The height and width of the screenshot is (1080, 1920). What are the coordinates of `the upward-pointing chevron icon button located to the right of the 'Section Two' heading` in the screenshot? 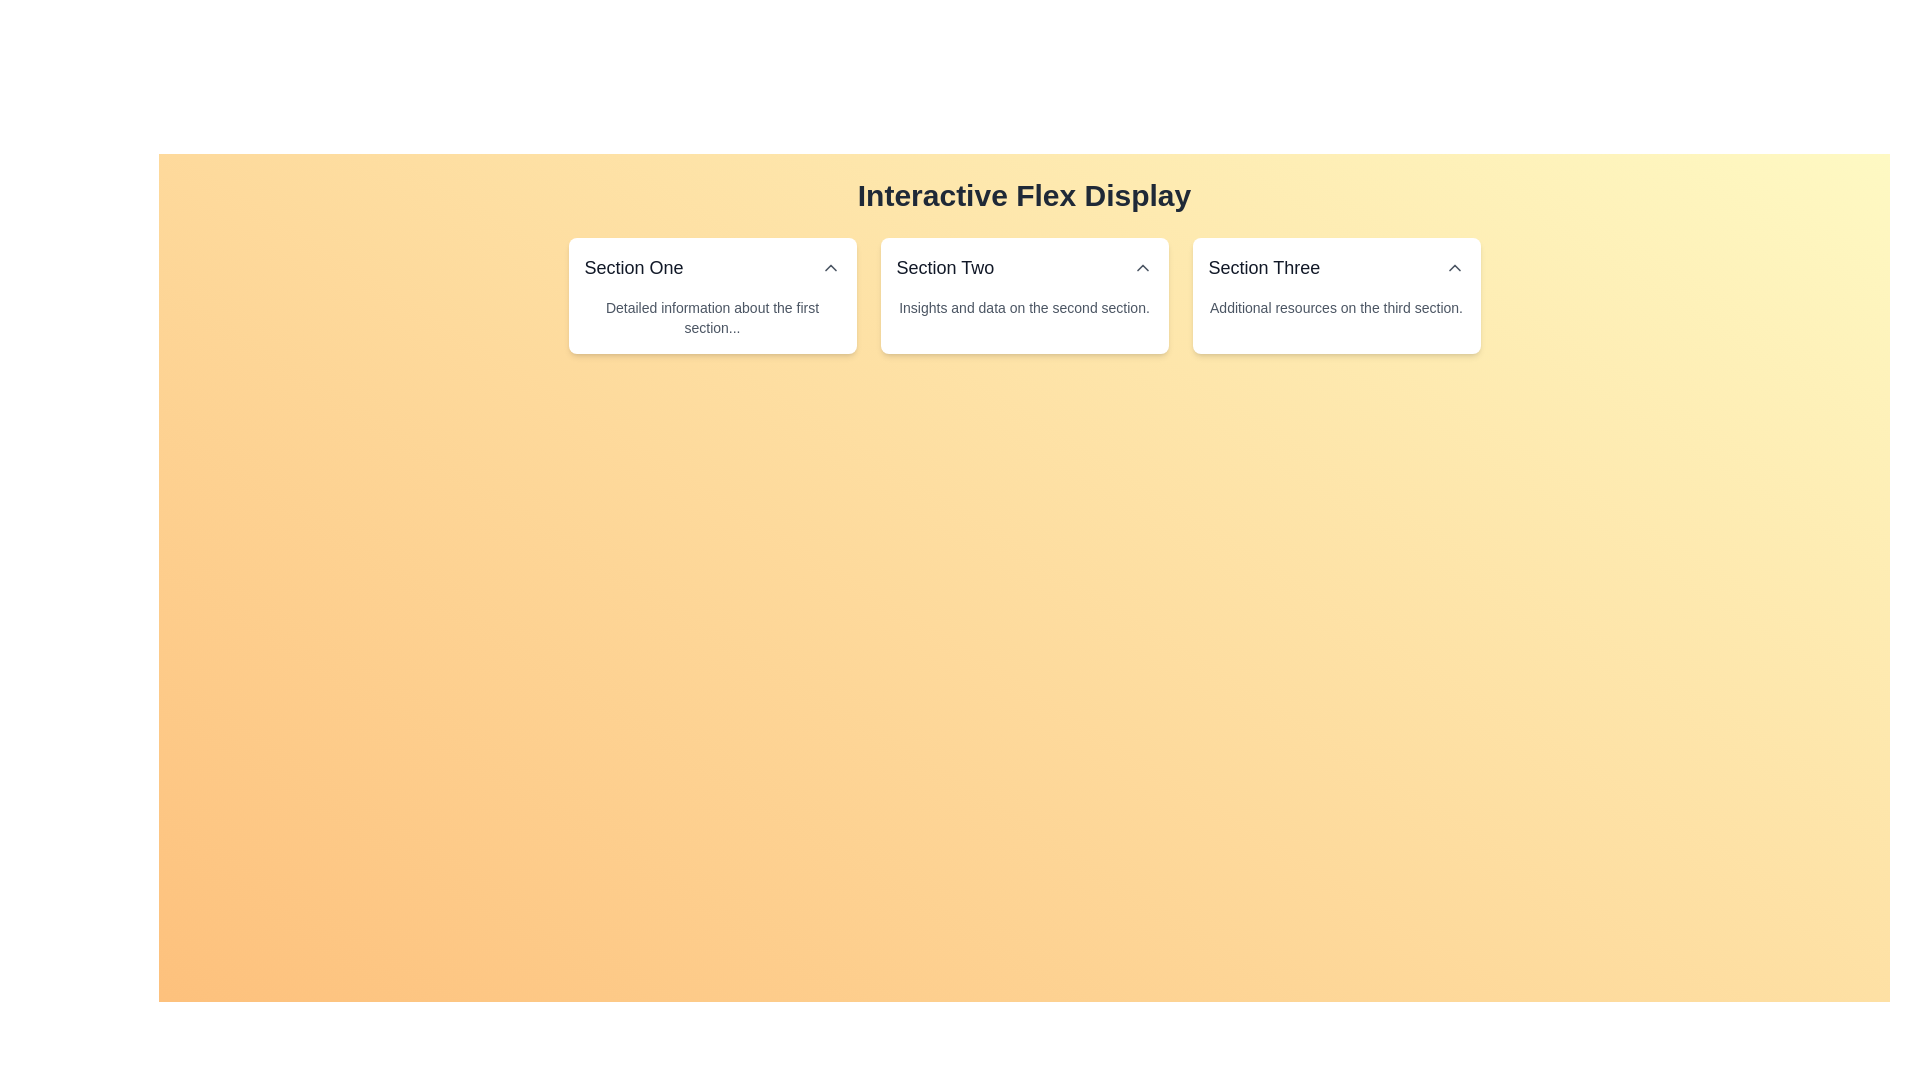 It's located at (1142, 266).